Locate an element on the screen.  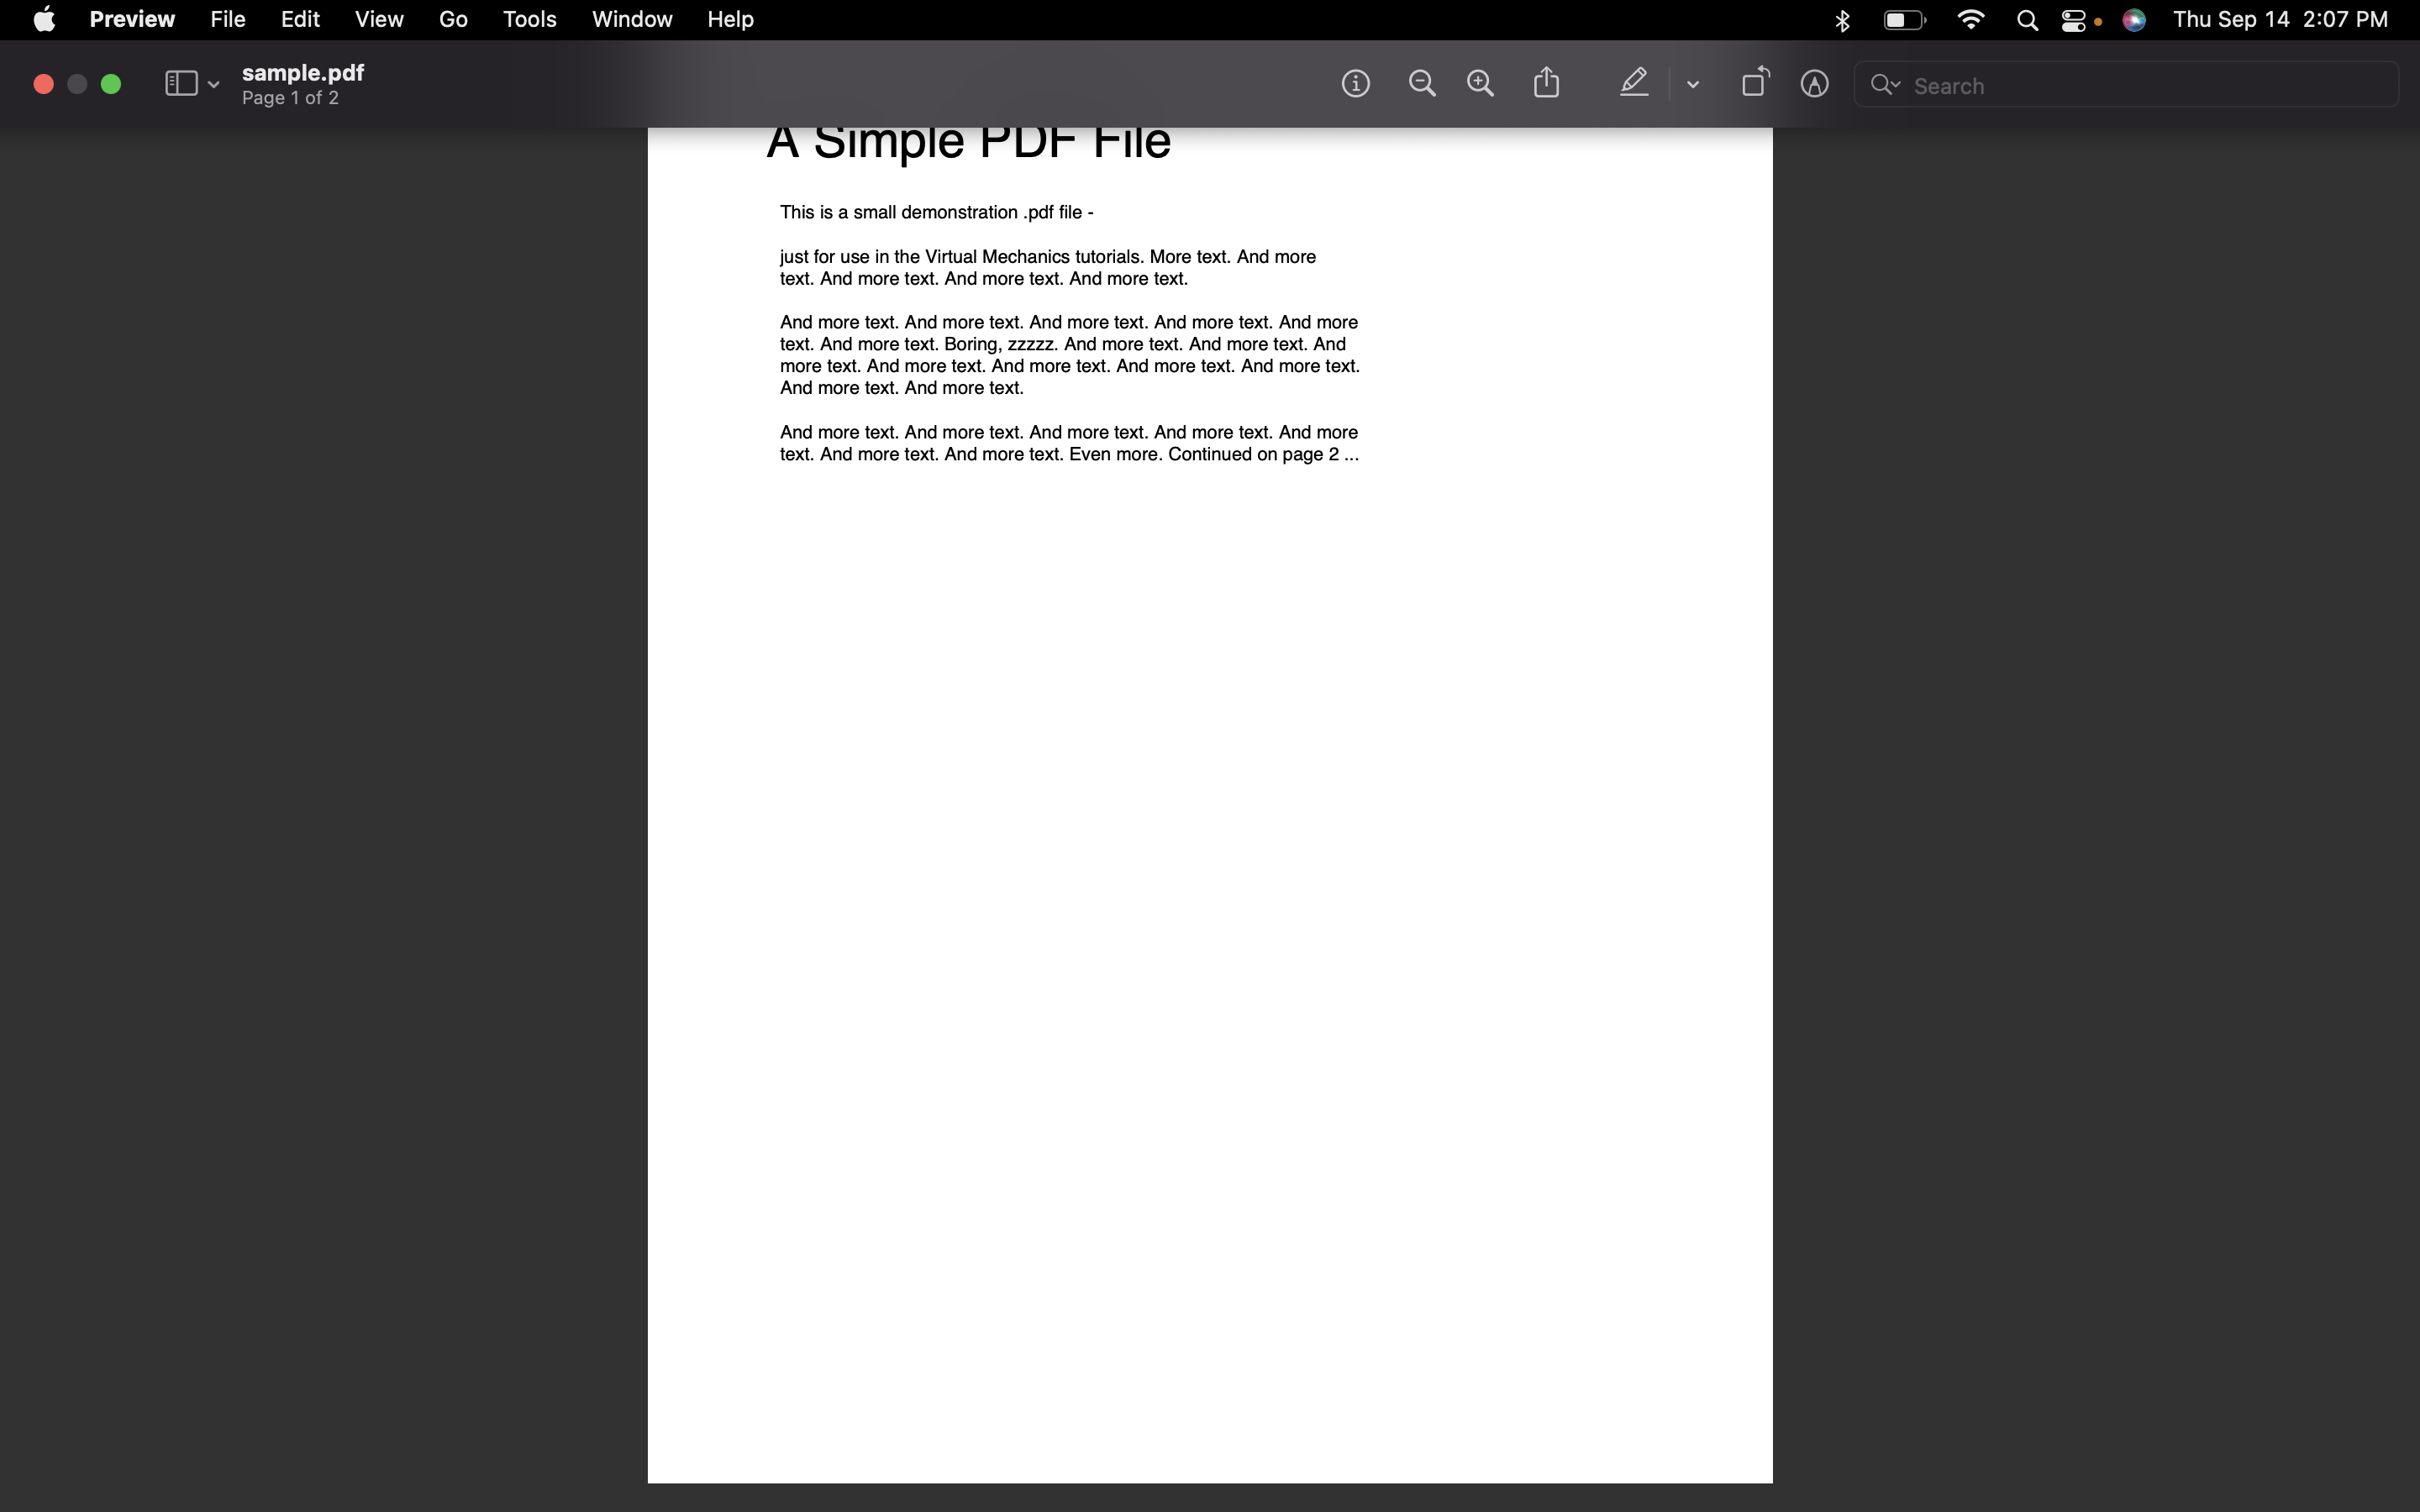
the close option of this file is located at coordinates (43, 83).